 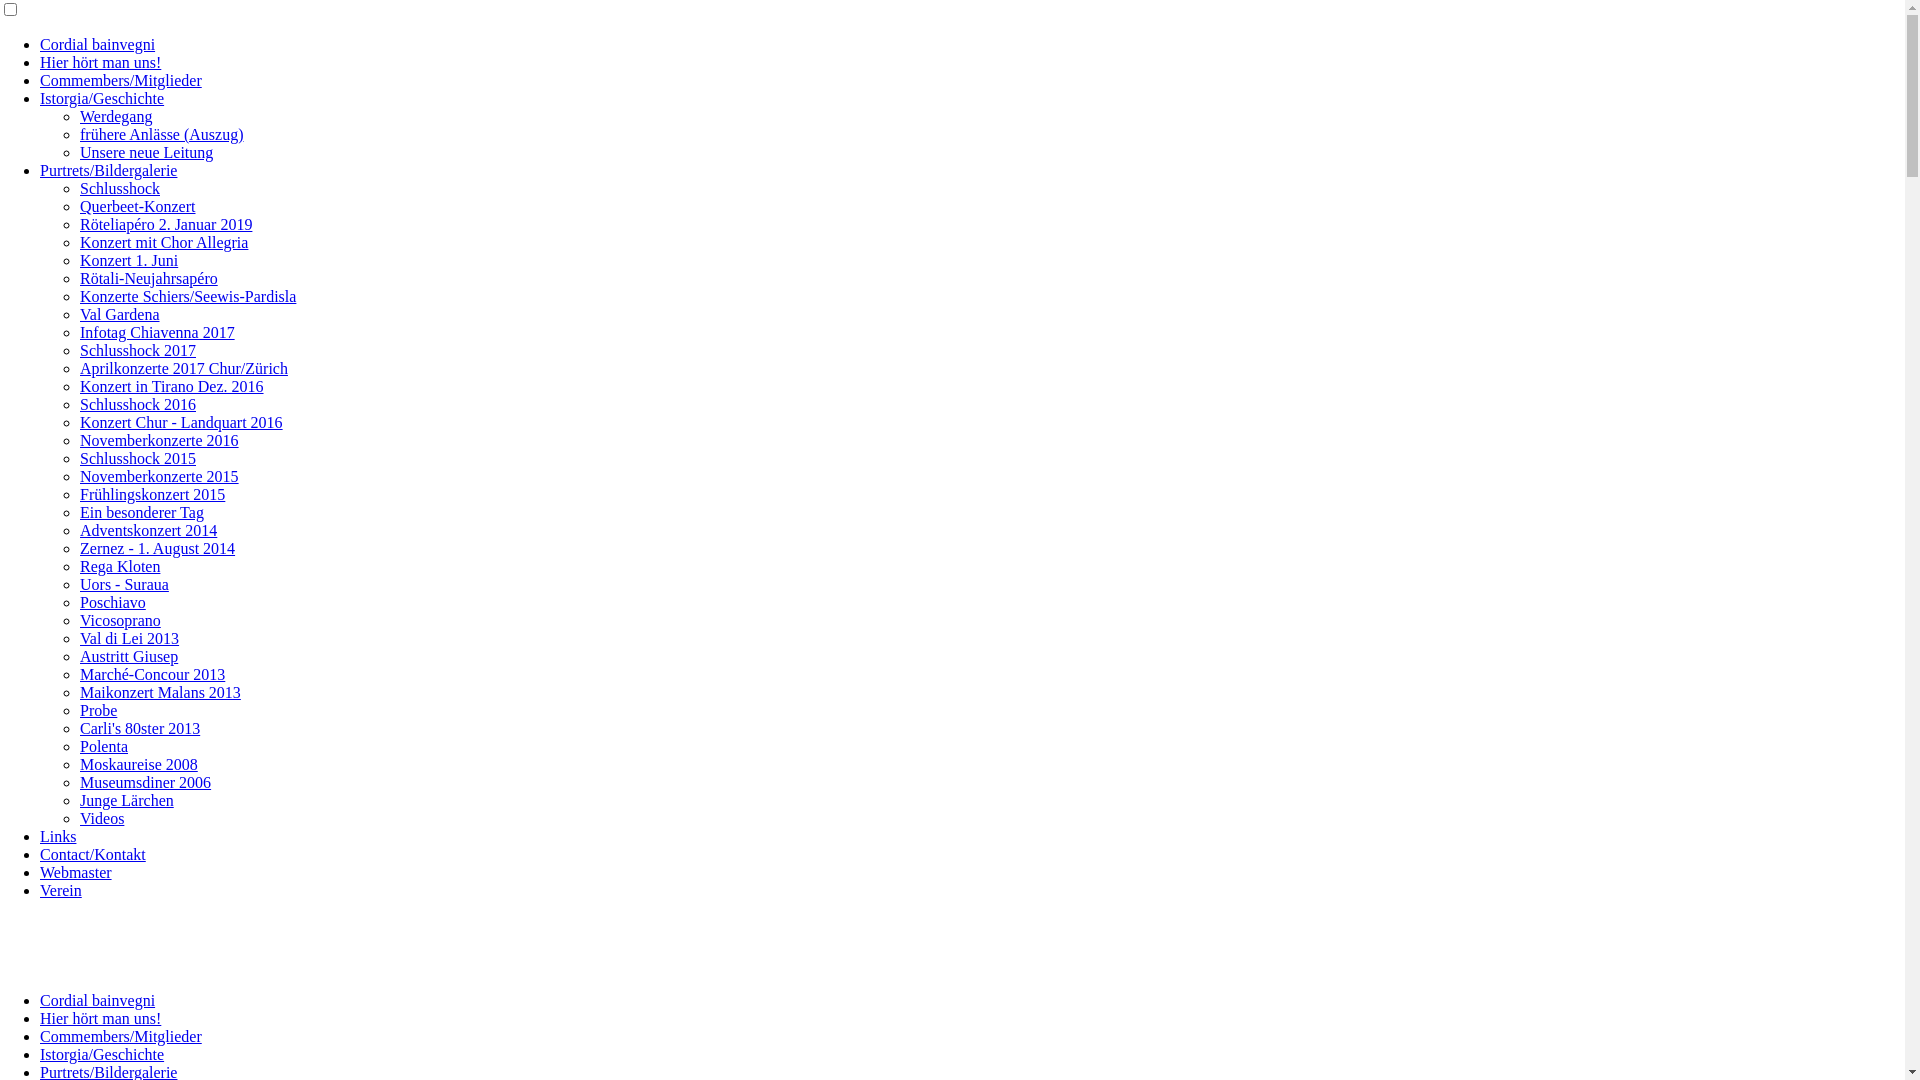 I want to click on 'Schlusshock 2017', so click(x=80, y=349).